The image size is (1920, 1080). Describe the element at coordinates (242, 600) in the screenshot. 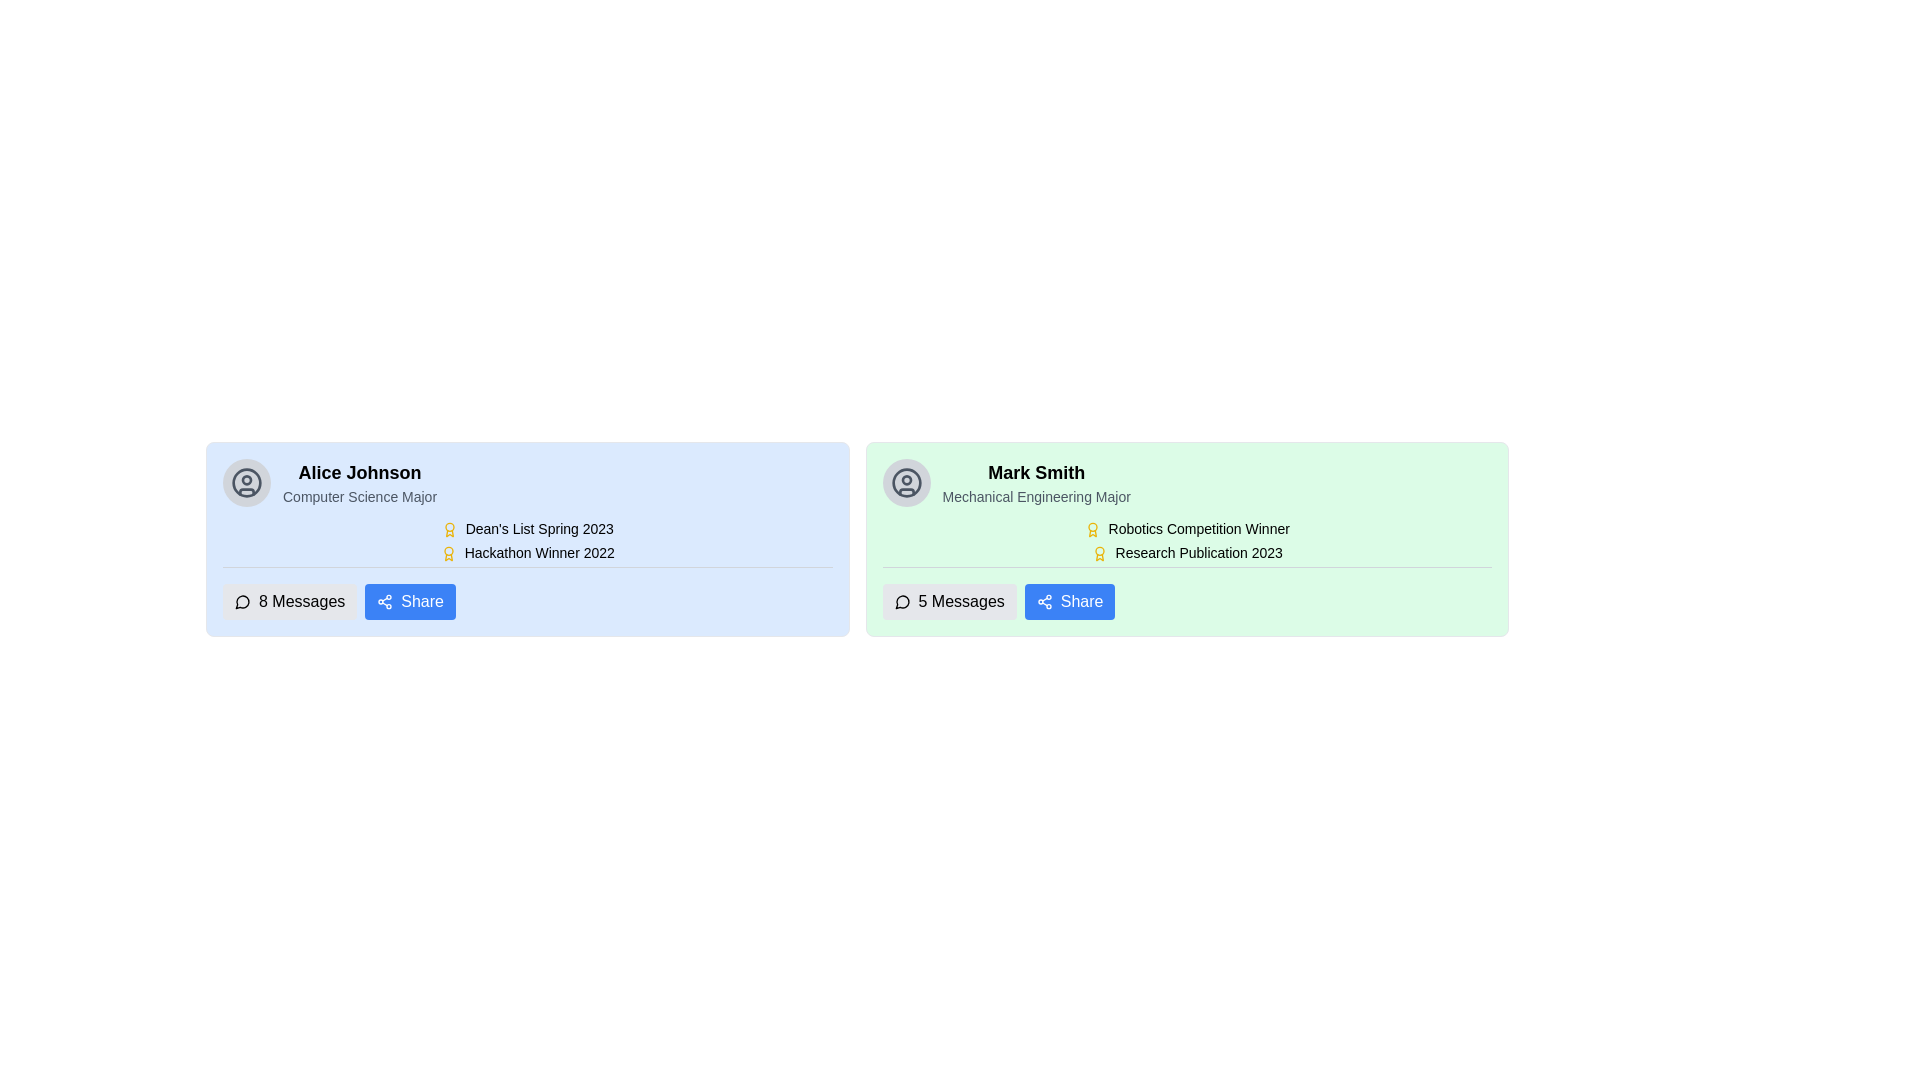

I see `the messaging icon located at the bottom-left of the blue profile section for 'Alice Johnson', which is positioned to the far left of the text '8 Messages'` at that location.